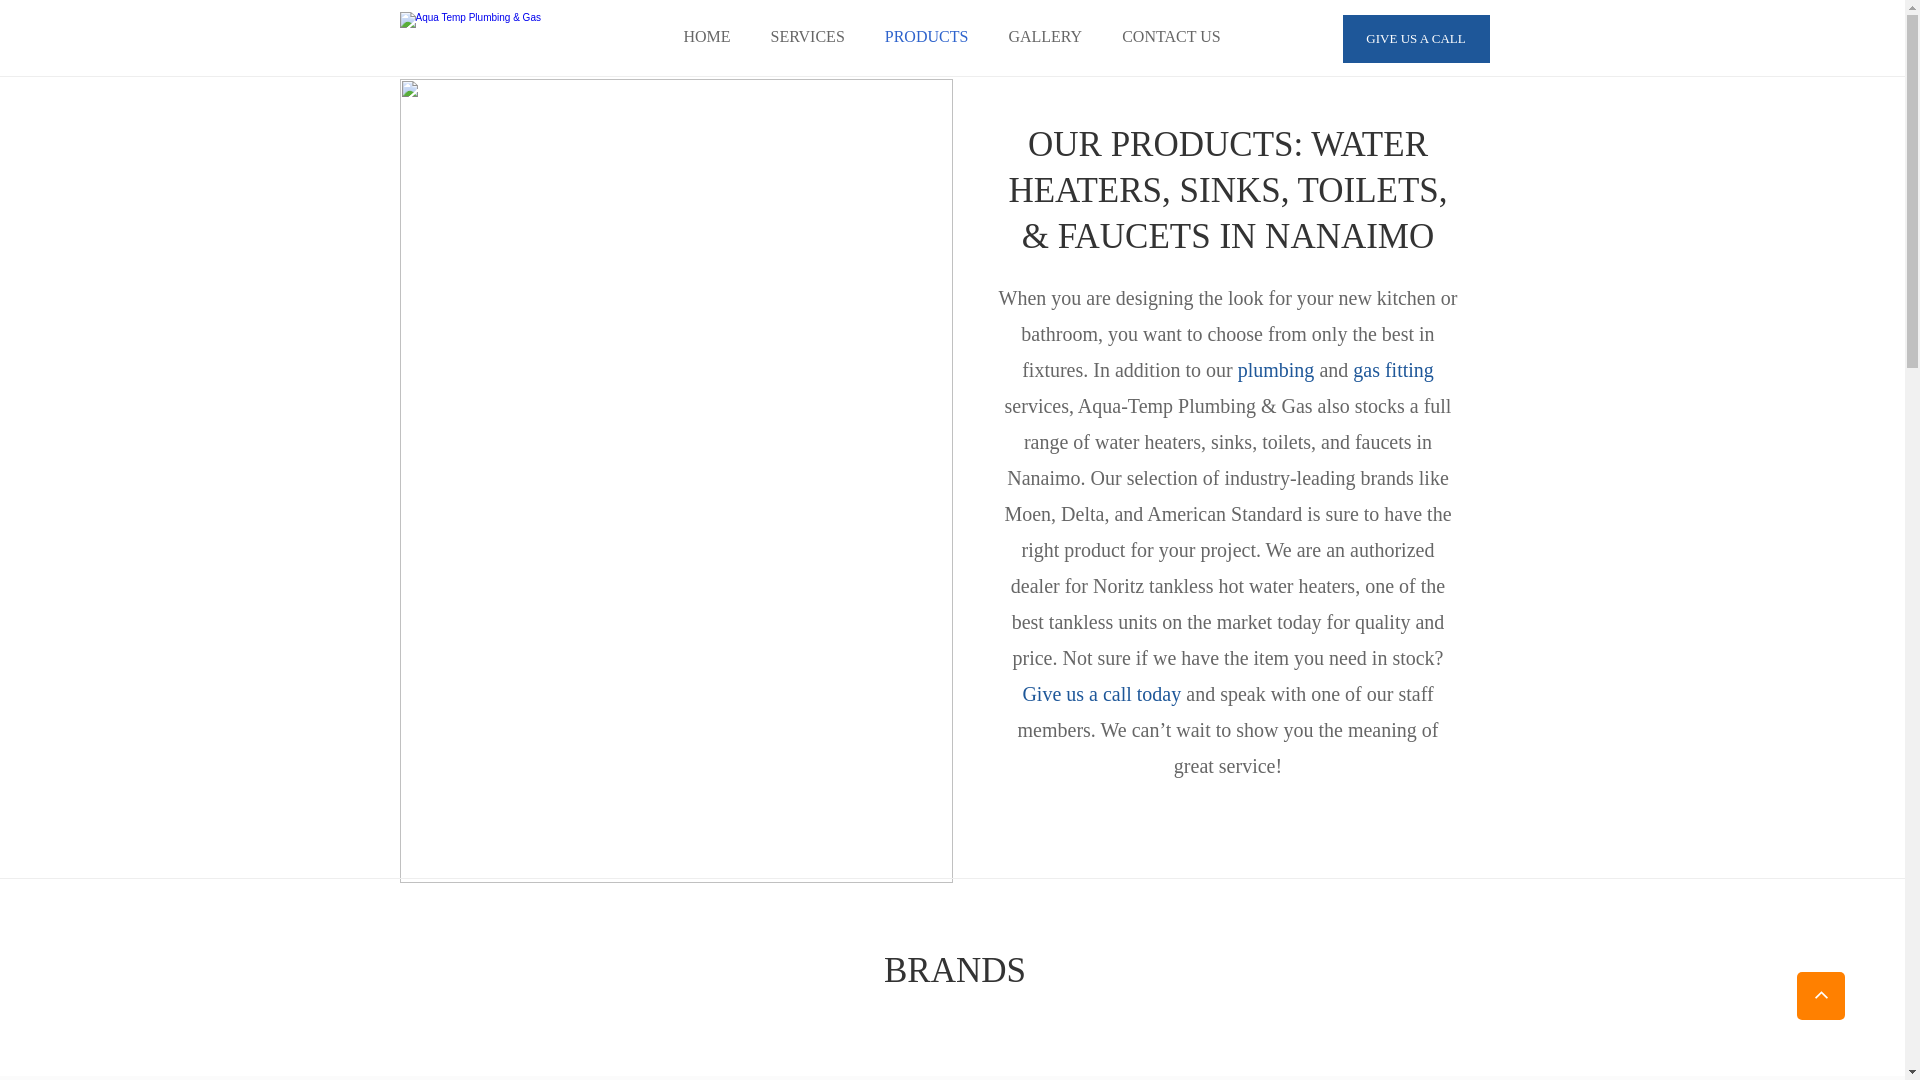  Describe the element at coordinates (864, 37) in the screenshot. I see `'PRODUCTS'` at that location.